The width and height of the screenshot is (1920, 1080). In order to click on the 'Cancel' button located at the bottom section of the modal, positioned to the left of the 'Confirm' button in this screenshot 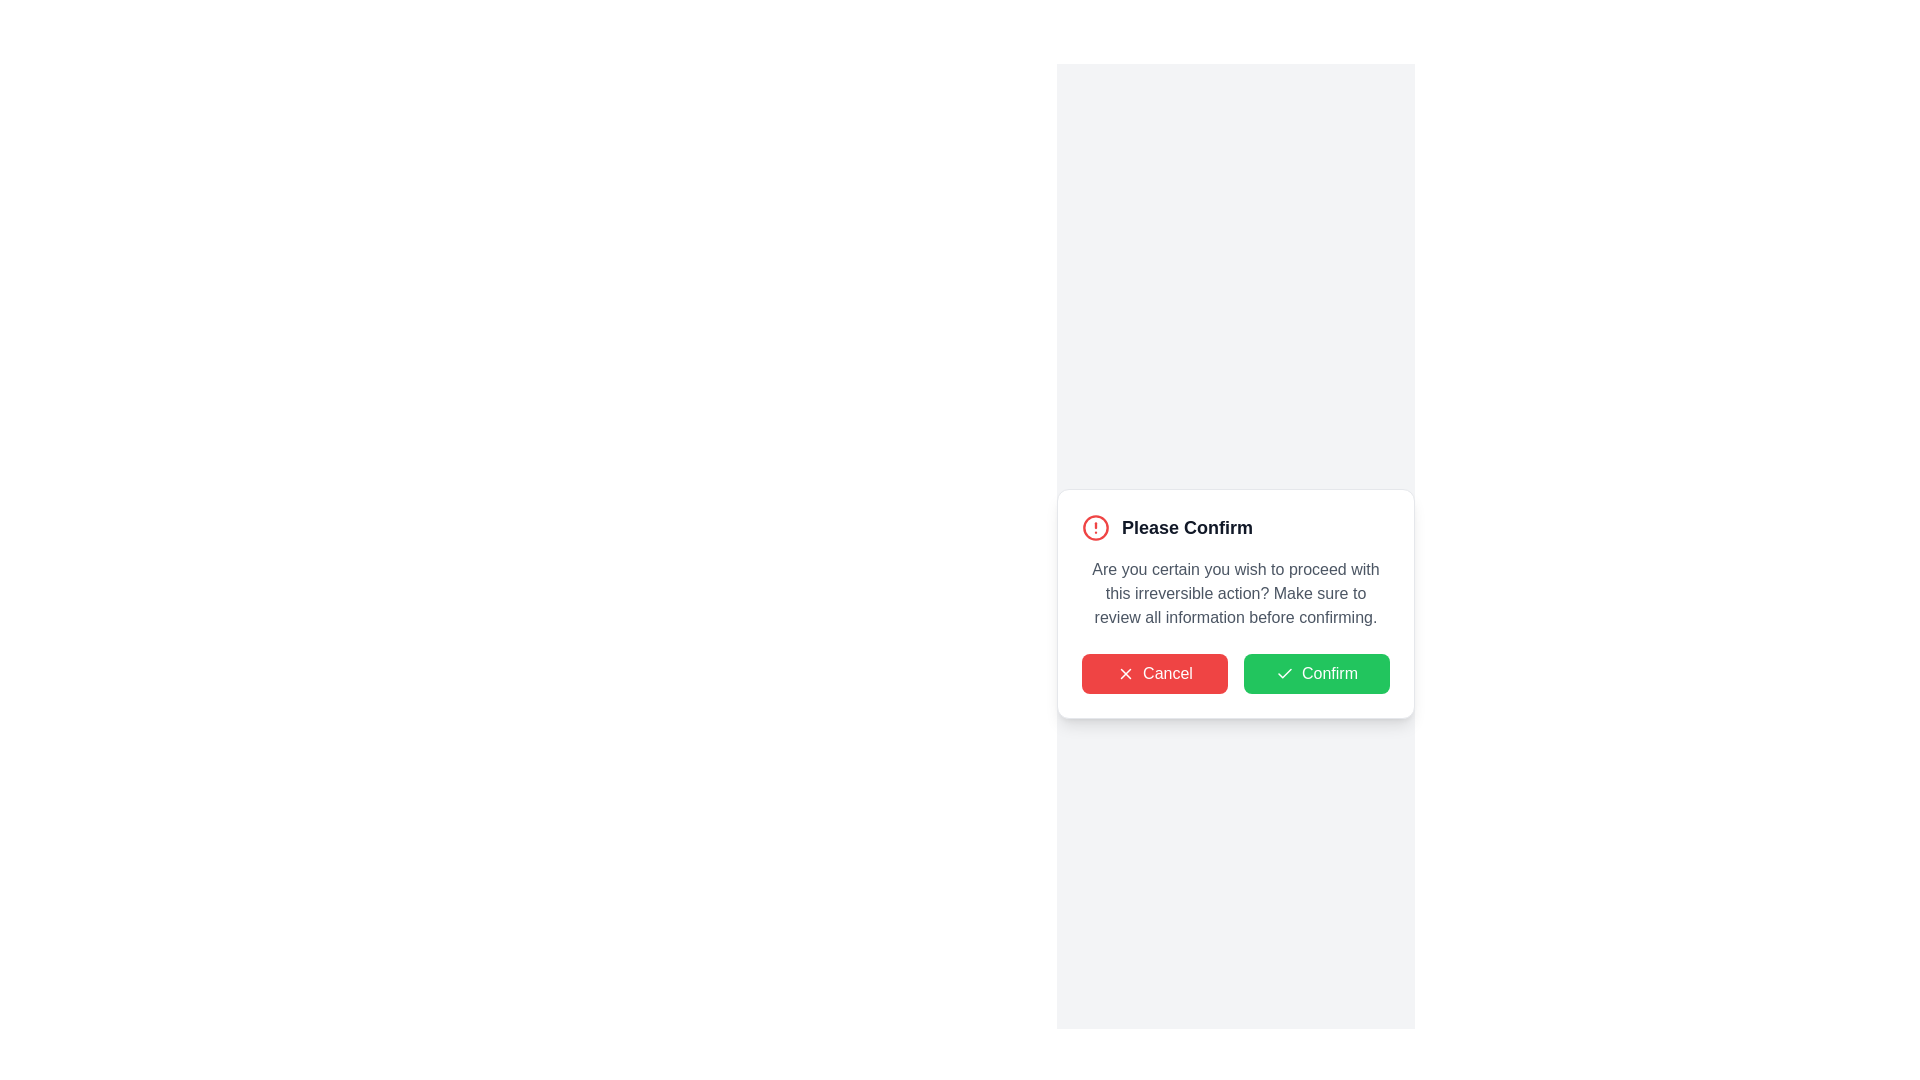, I will do `click(1155, 674)`.